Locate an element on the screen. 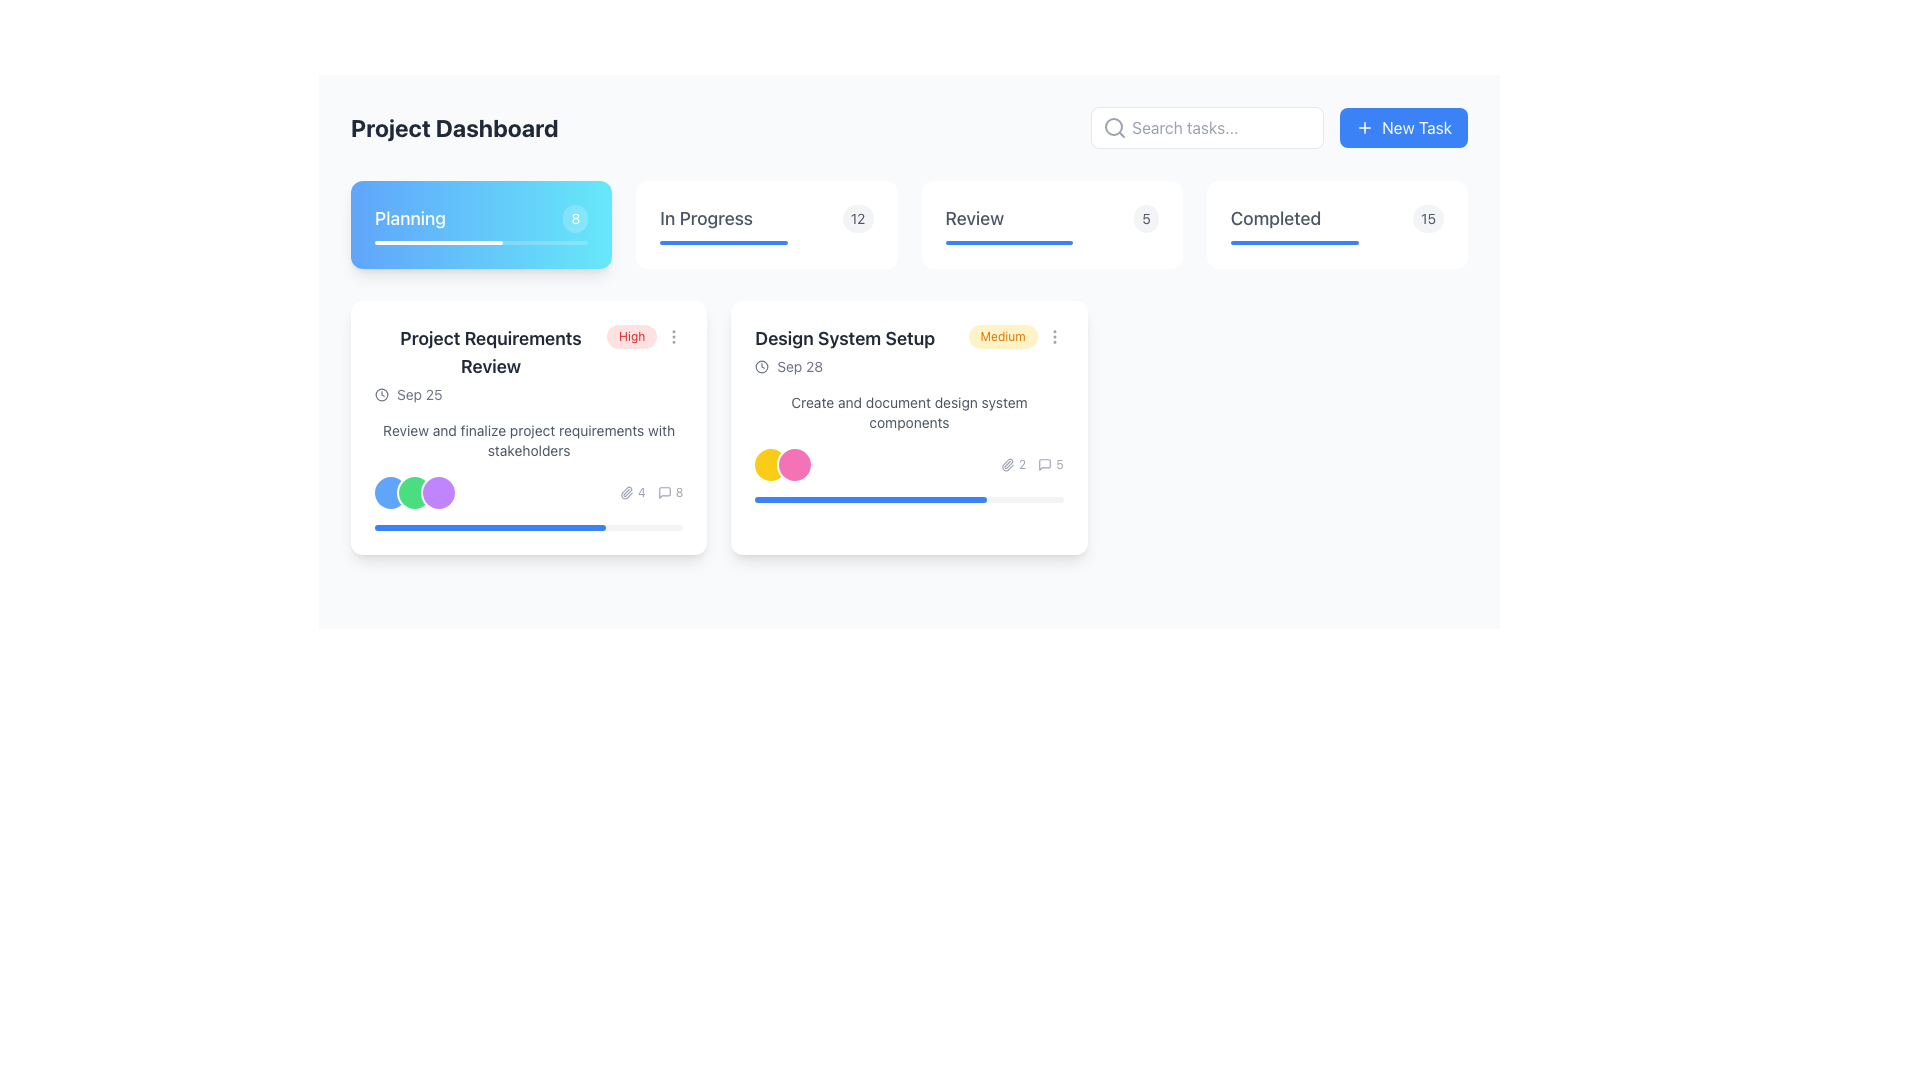 The image size is (1920, 1080). number displayed on the Badge representing the count of tasks in the 'In Progress' category, located to the right of the 'In Progress' label is located at coordinates (858, 219).